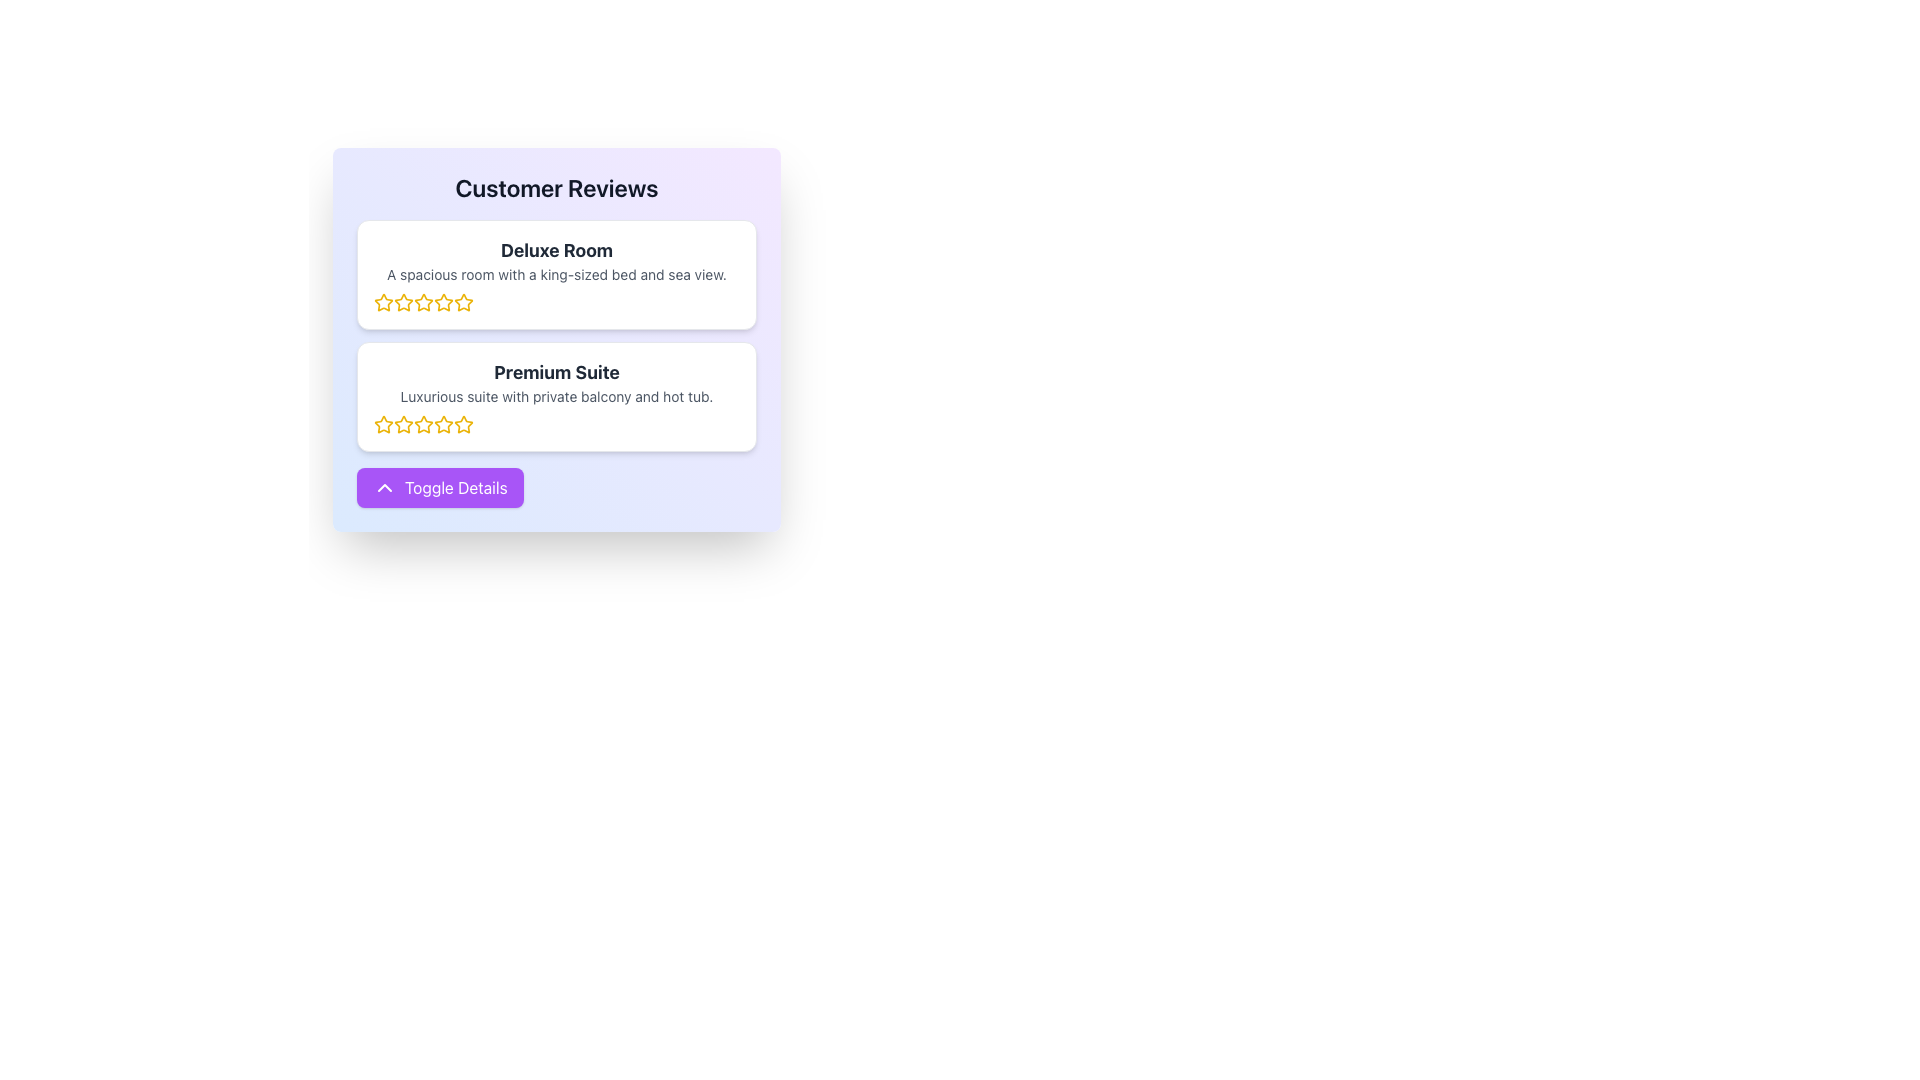 The image size is (1920, 1080). Describe the element at coordinates (443, 302) in the screenshot. I see `the third star icon in the first rating row to interact with it` at that location.